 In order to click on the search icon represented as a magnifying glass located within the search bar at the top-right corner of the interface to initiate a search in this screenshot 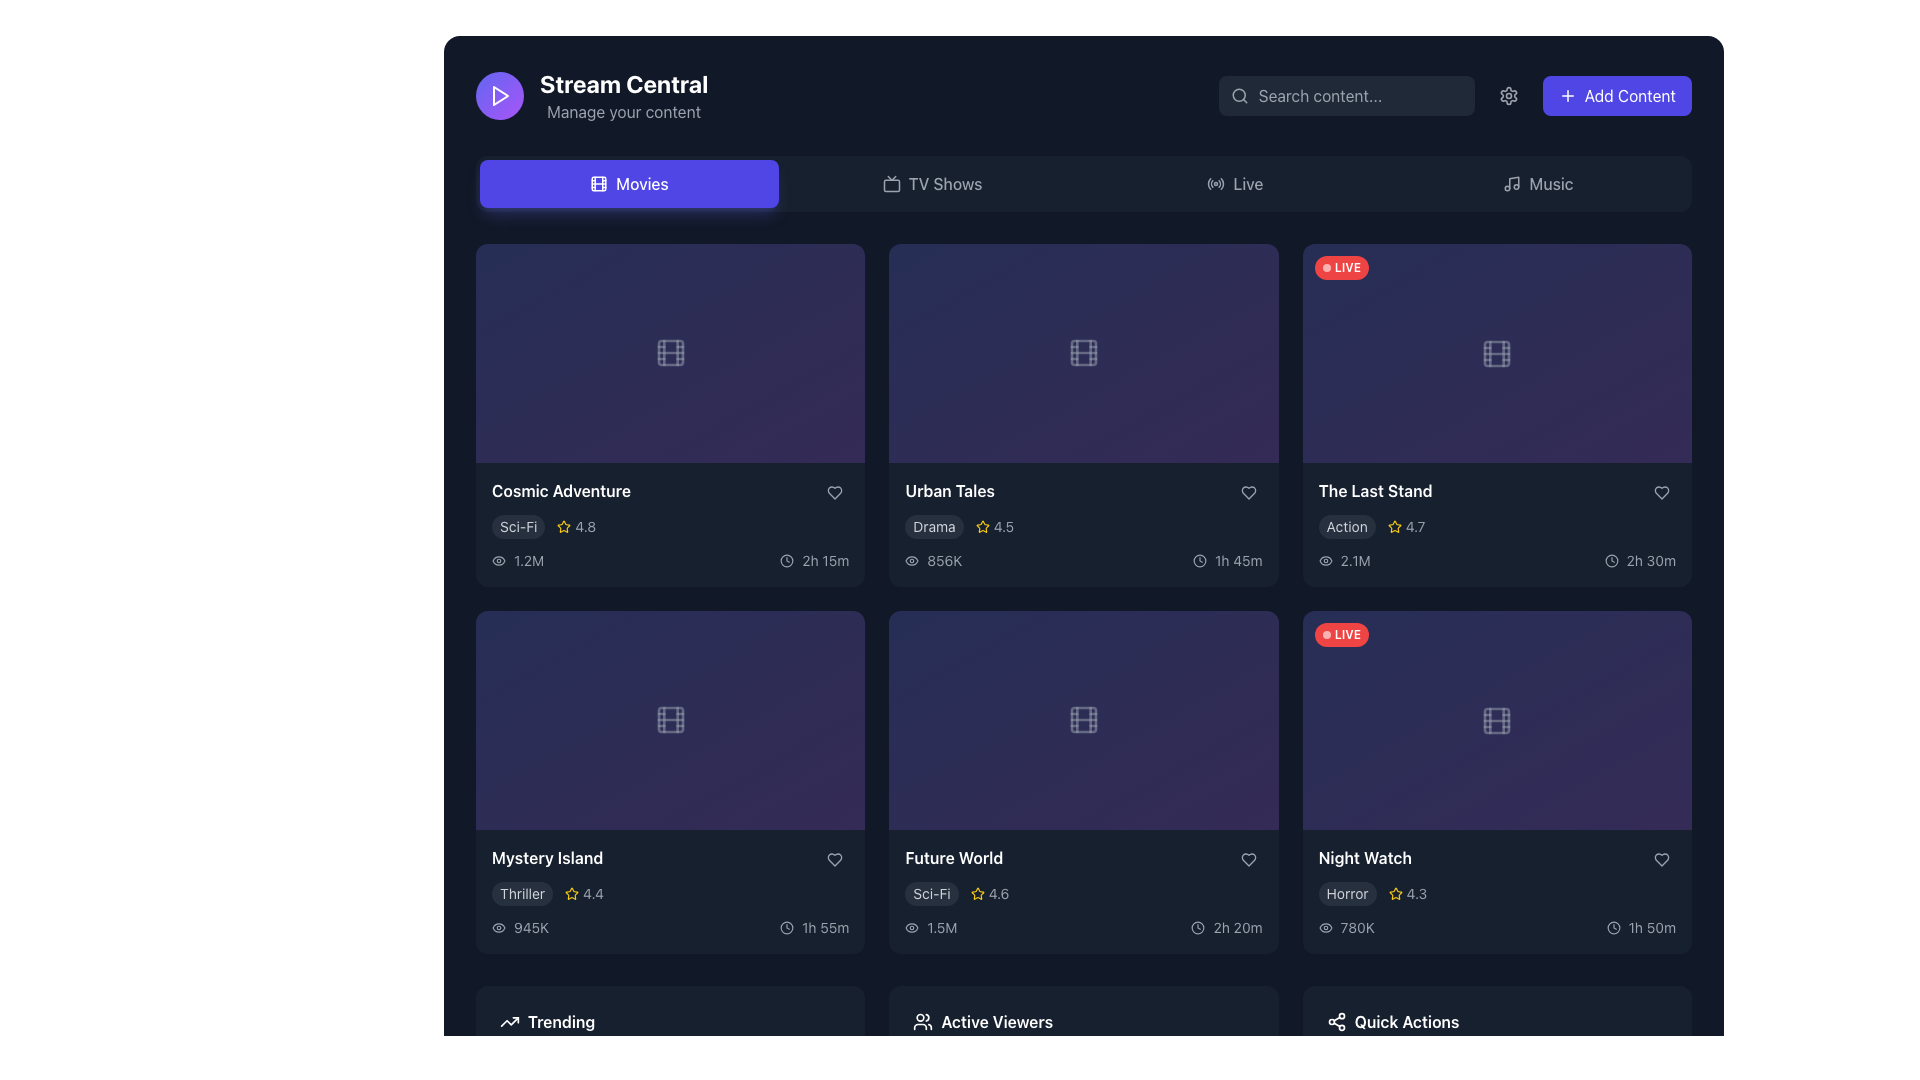, I will do `click(1238, 96)`.